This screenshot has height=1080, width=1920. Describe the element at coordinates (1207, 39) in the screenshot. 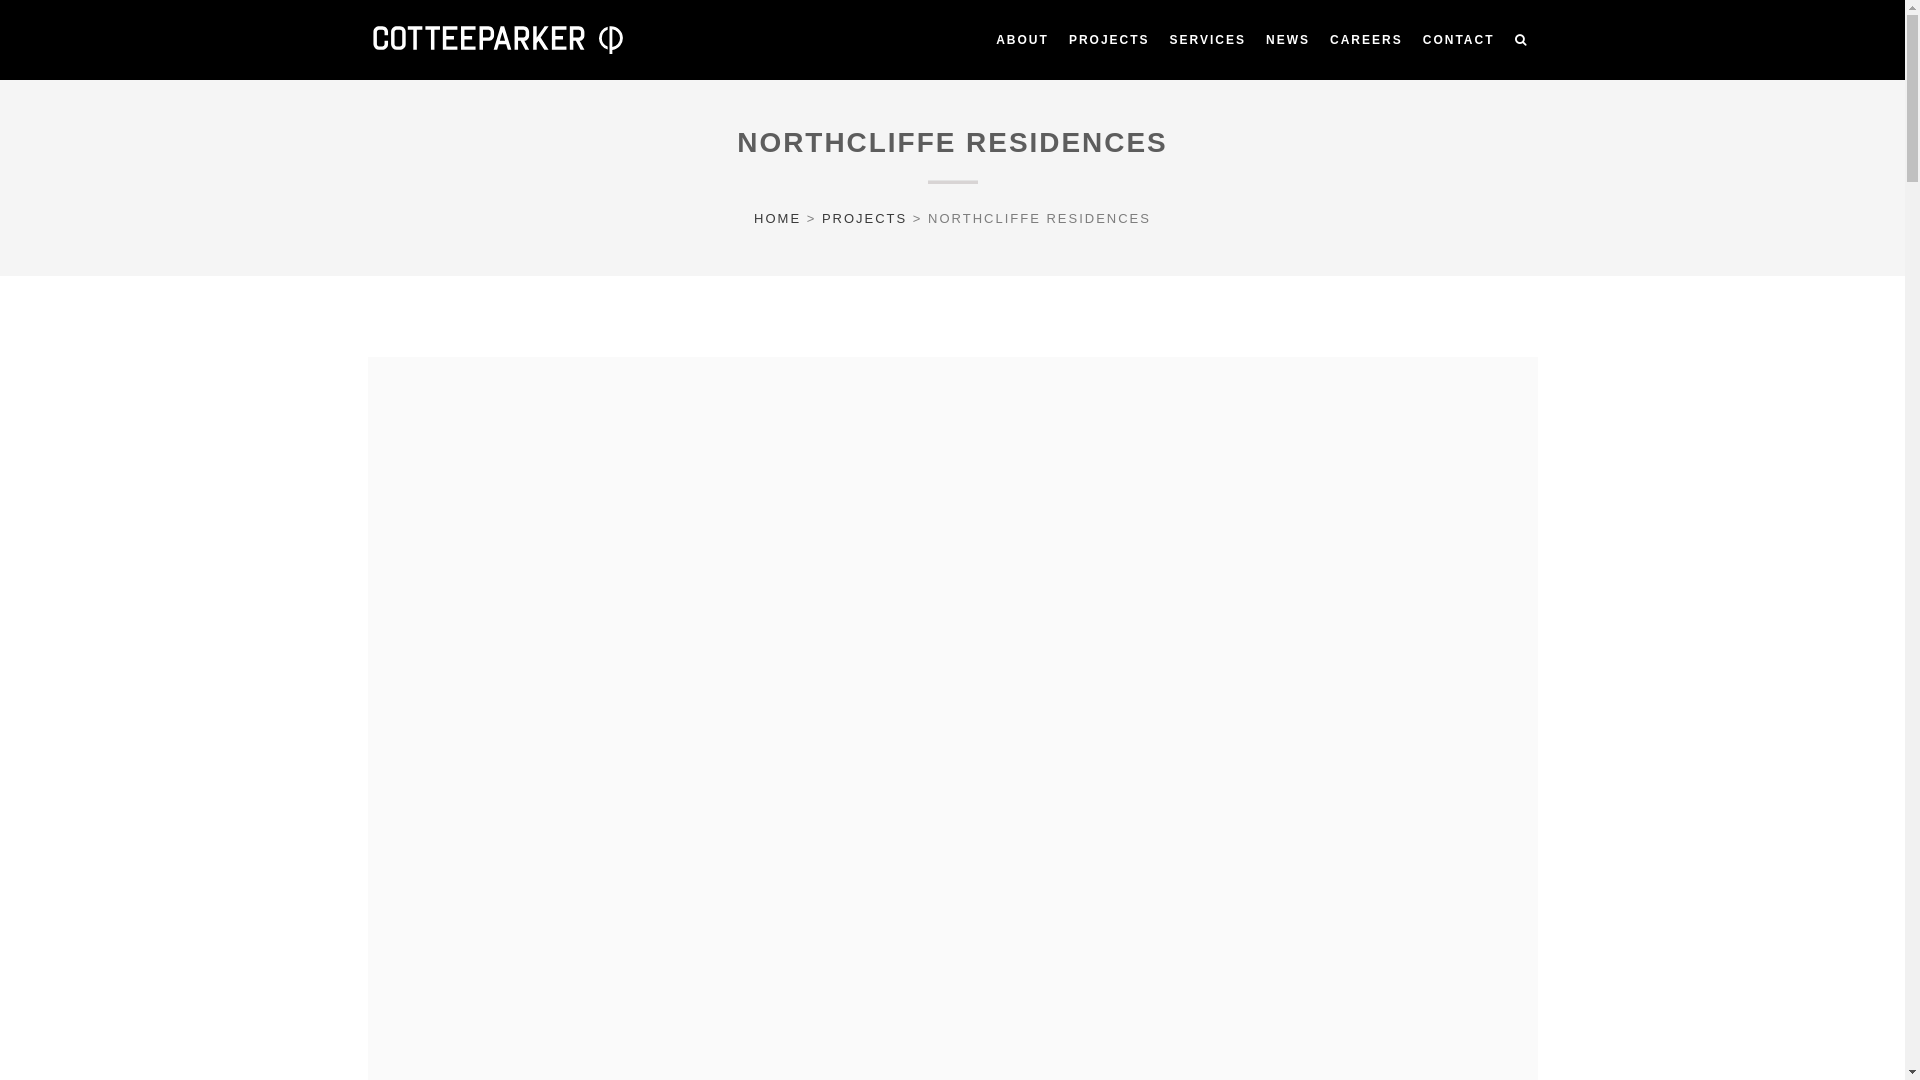

I see `'SERVICES'` at that location.